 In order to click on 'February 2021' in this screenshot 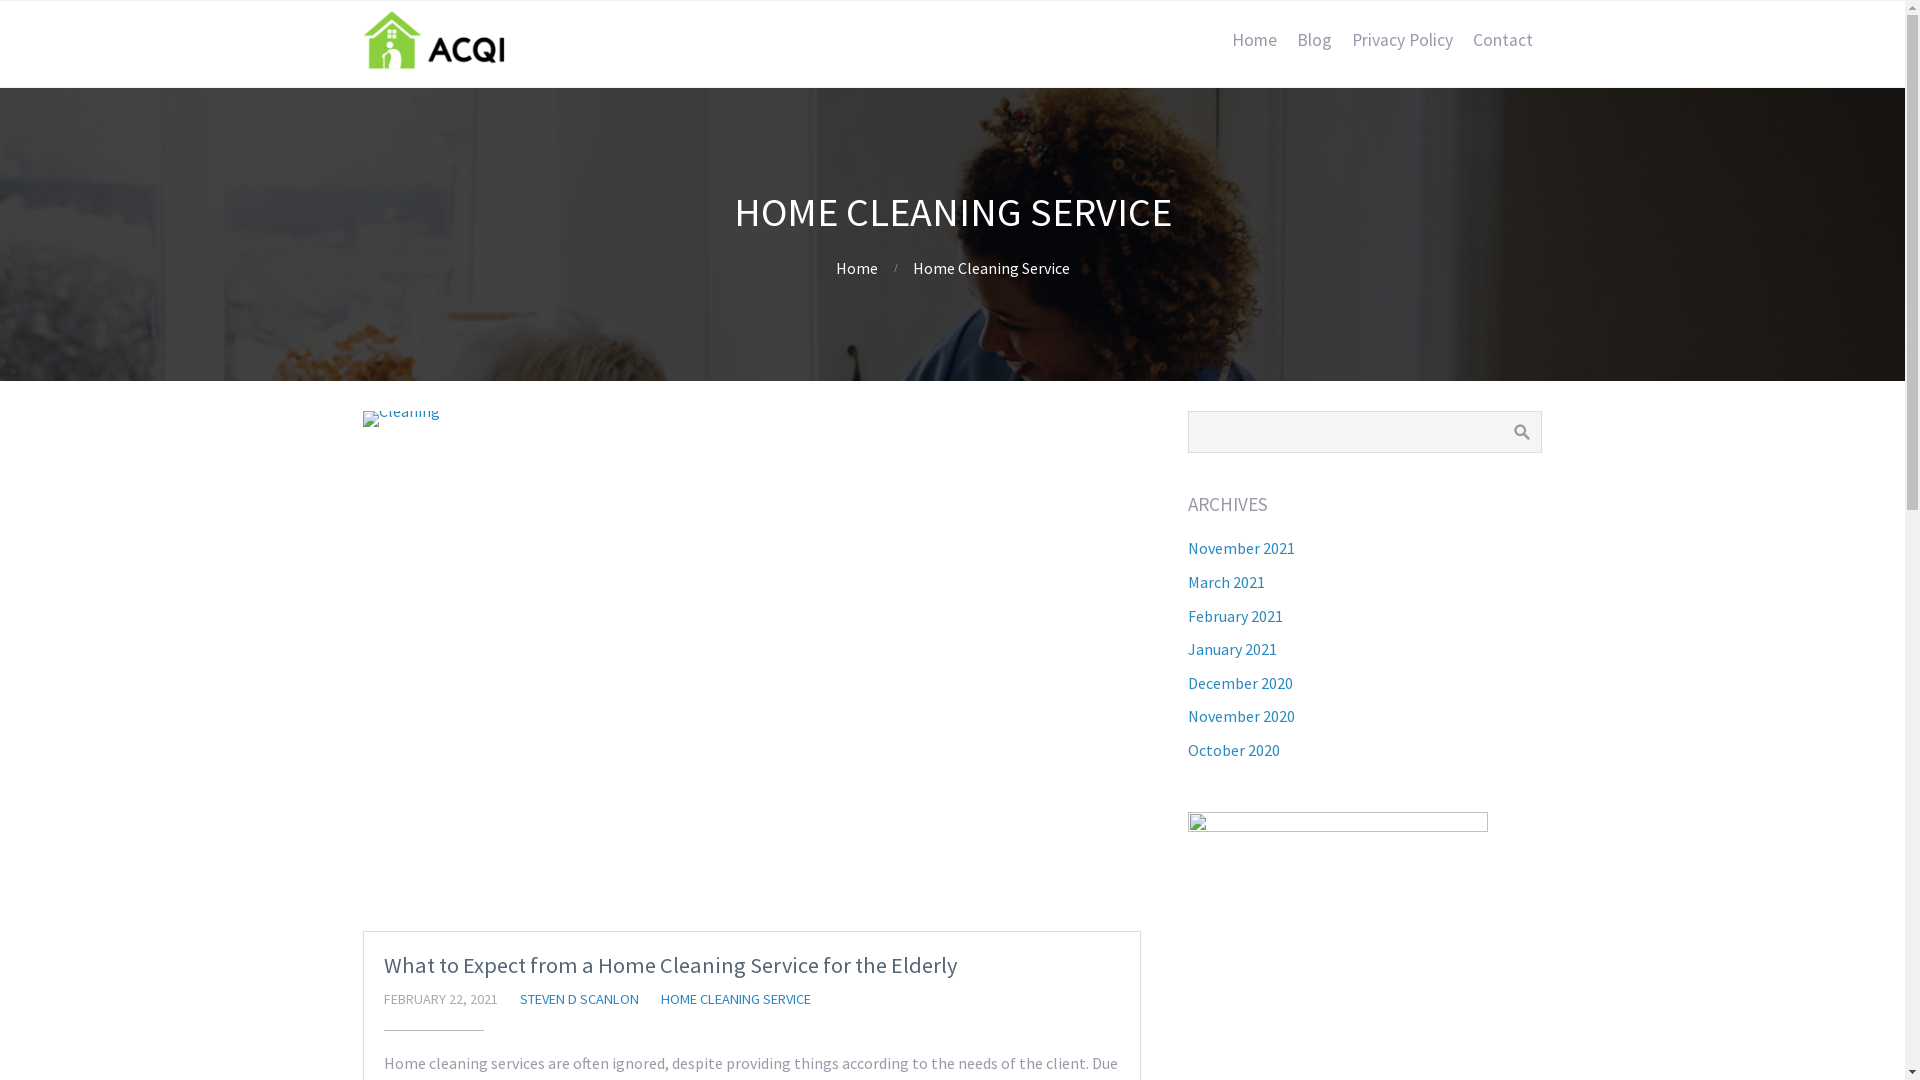, I will do `click(1234, 615)`.